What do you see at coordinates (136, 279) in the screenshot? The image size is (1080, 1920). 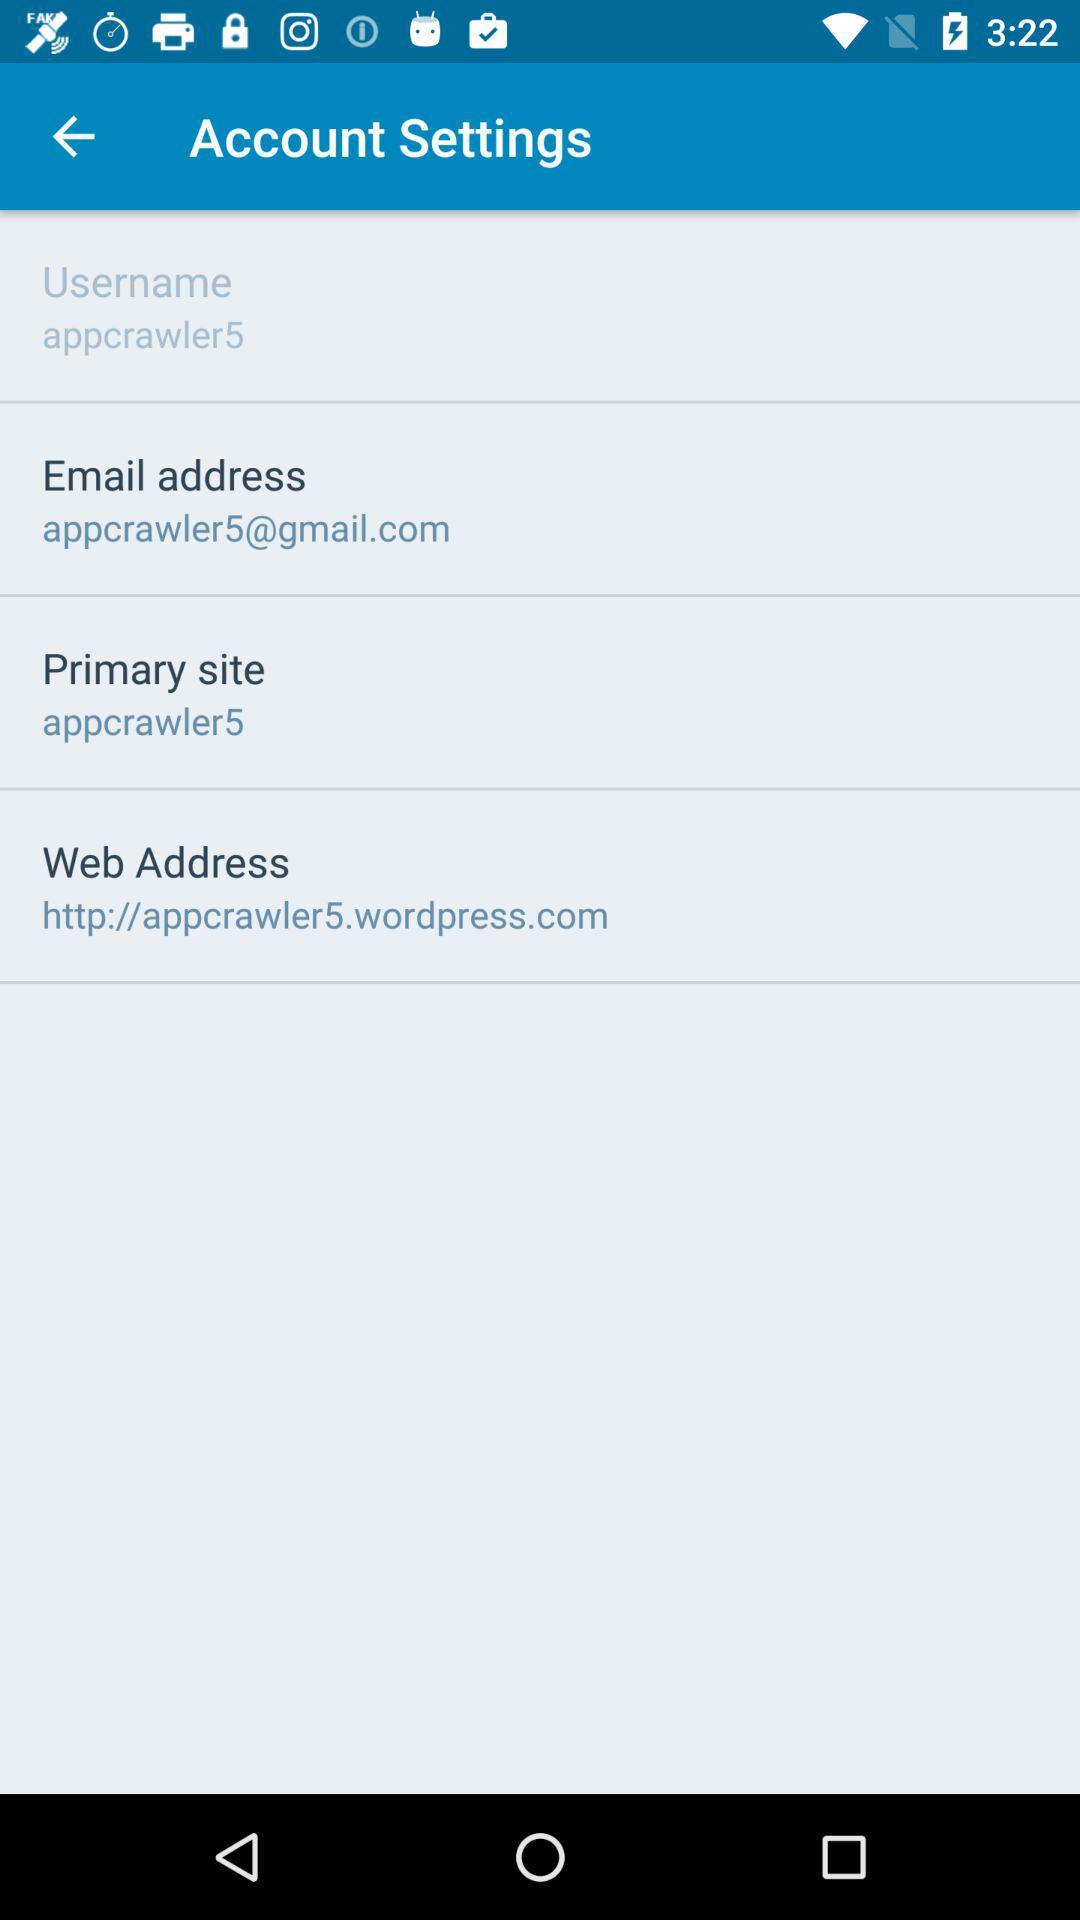 I see `the username` at bounding box center [136, 279].